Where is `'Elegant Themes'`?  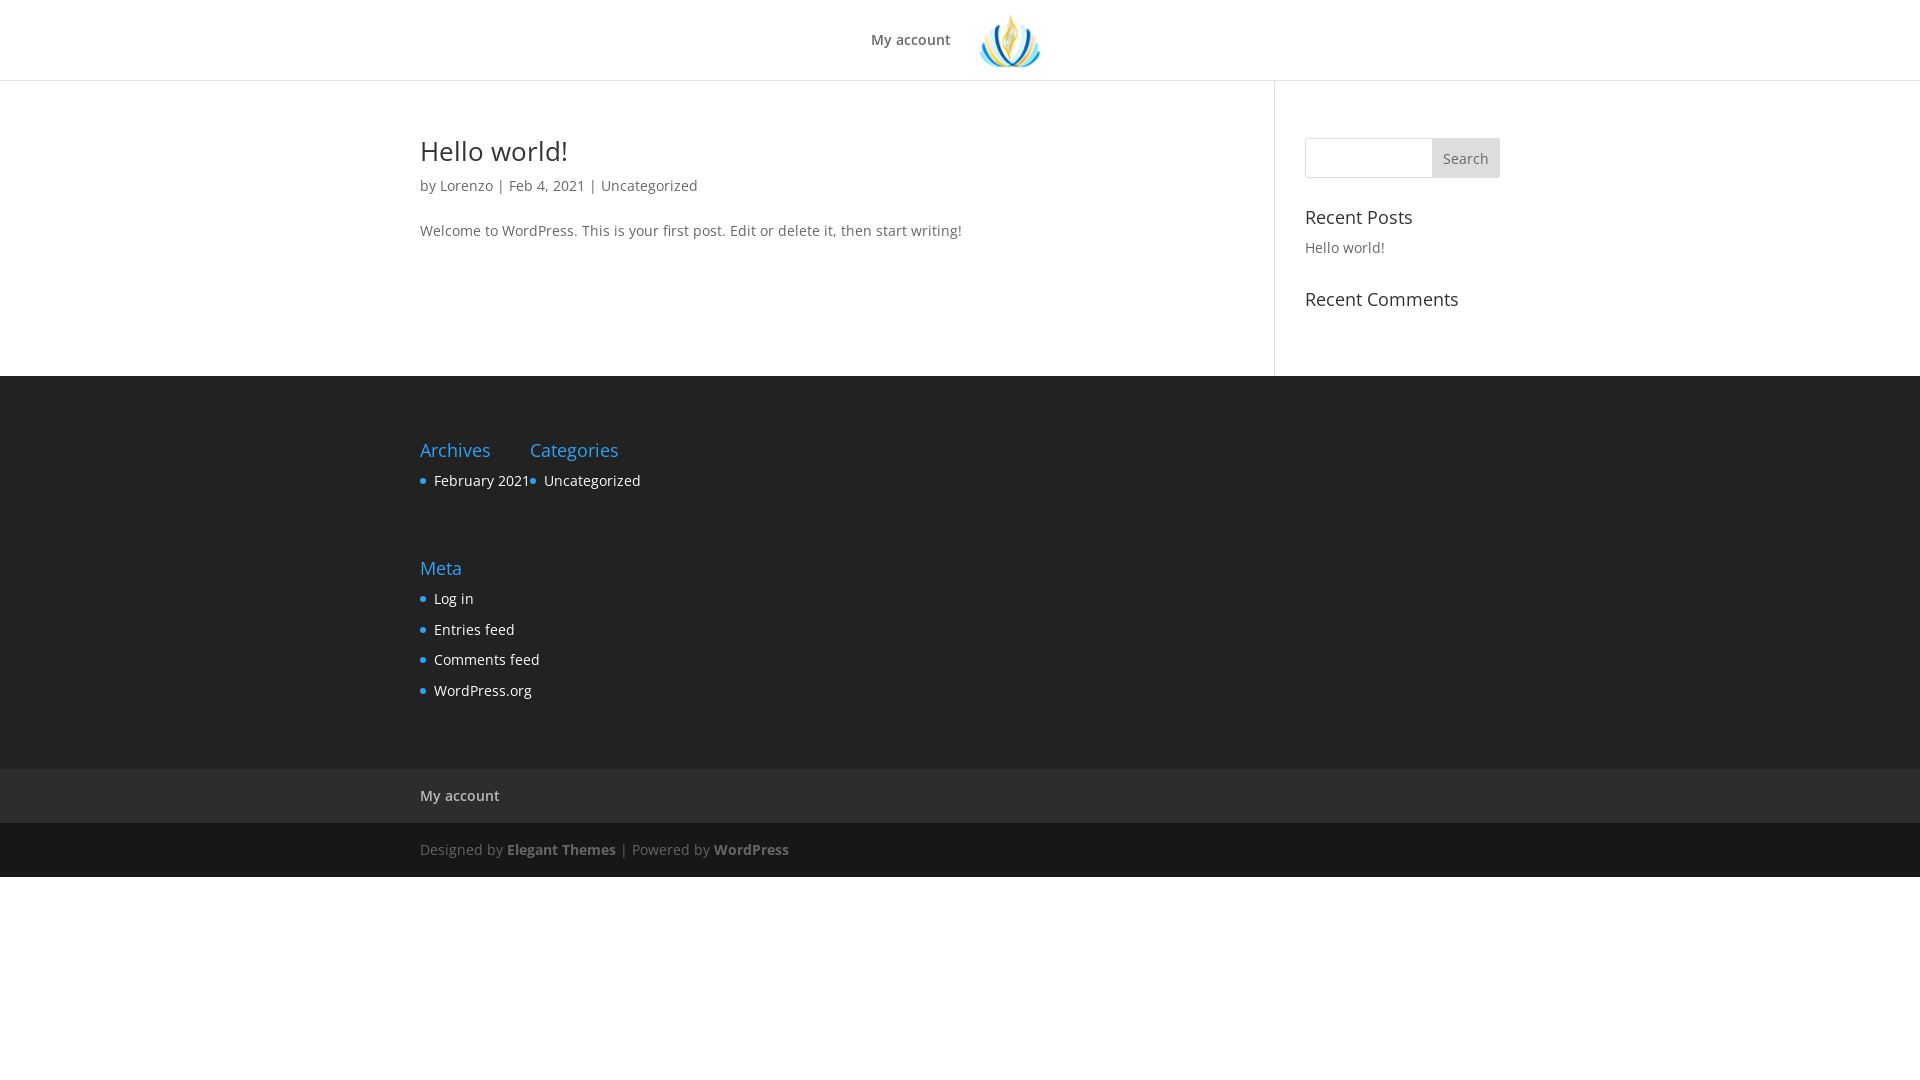
'Elegant Themes' is located at coordinates (560, 849).